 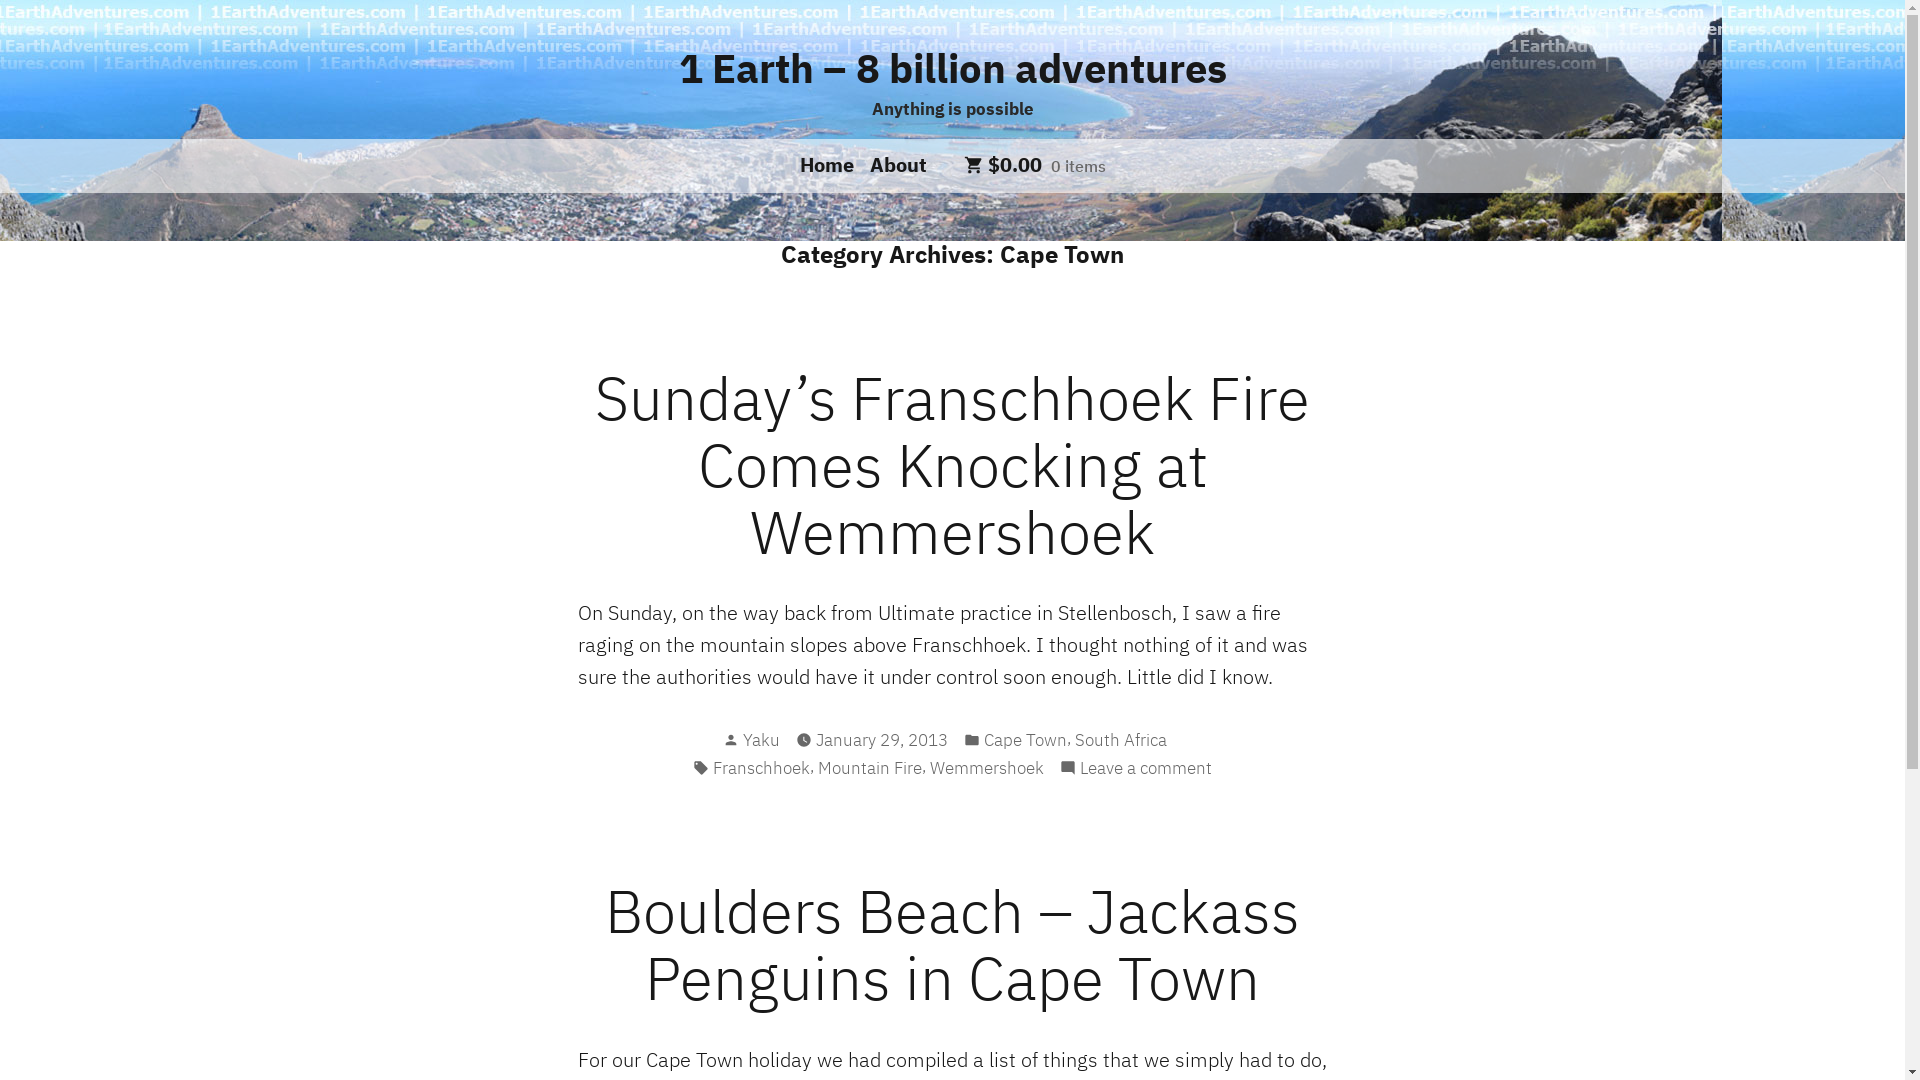 I want to click on 'Franschhoek', so click(x=760, y=767).